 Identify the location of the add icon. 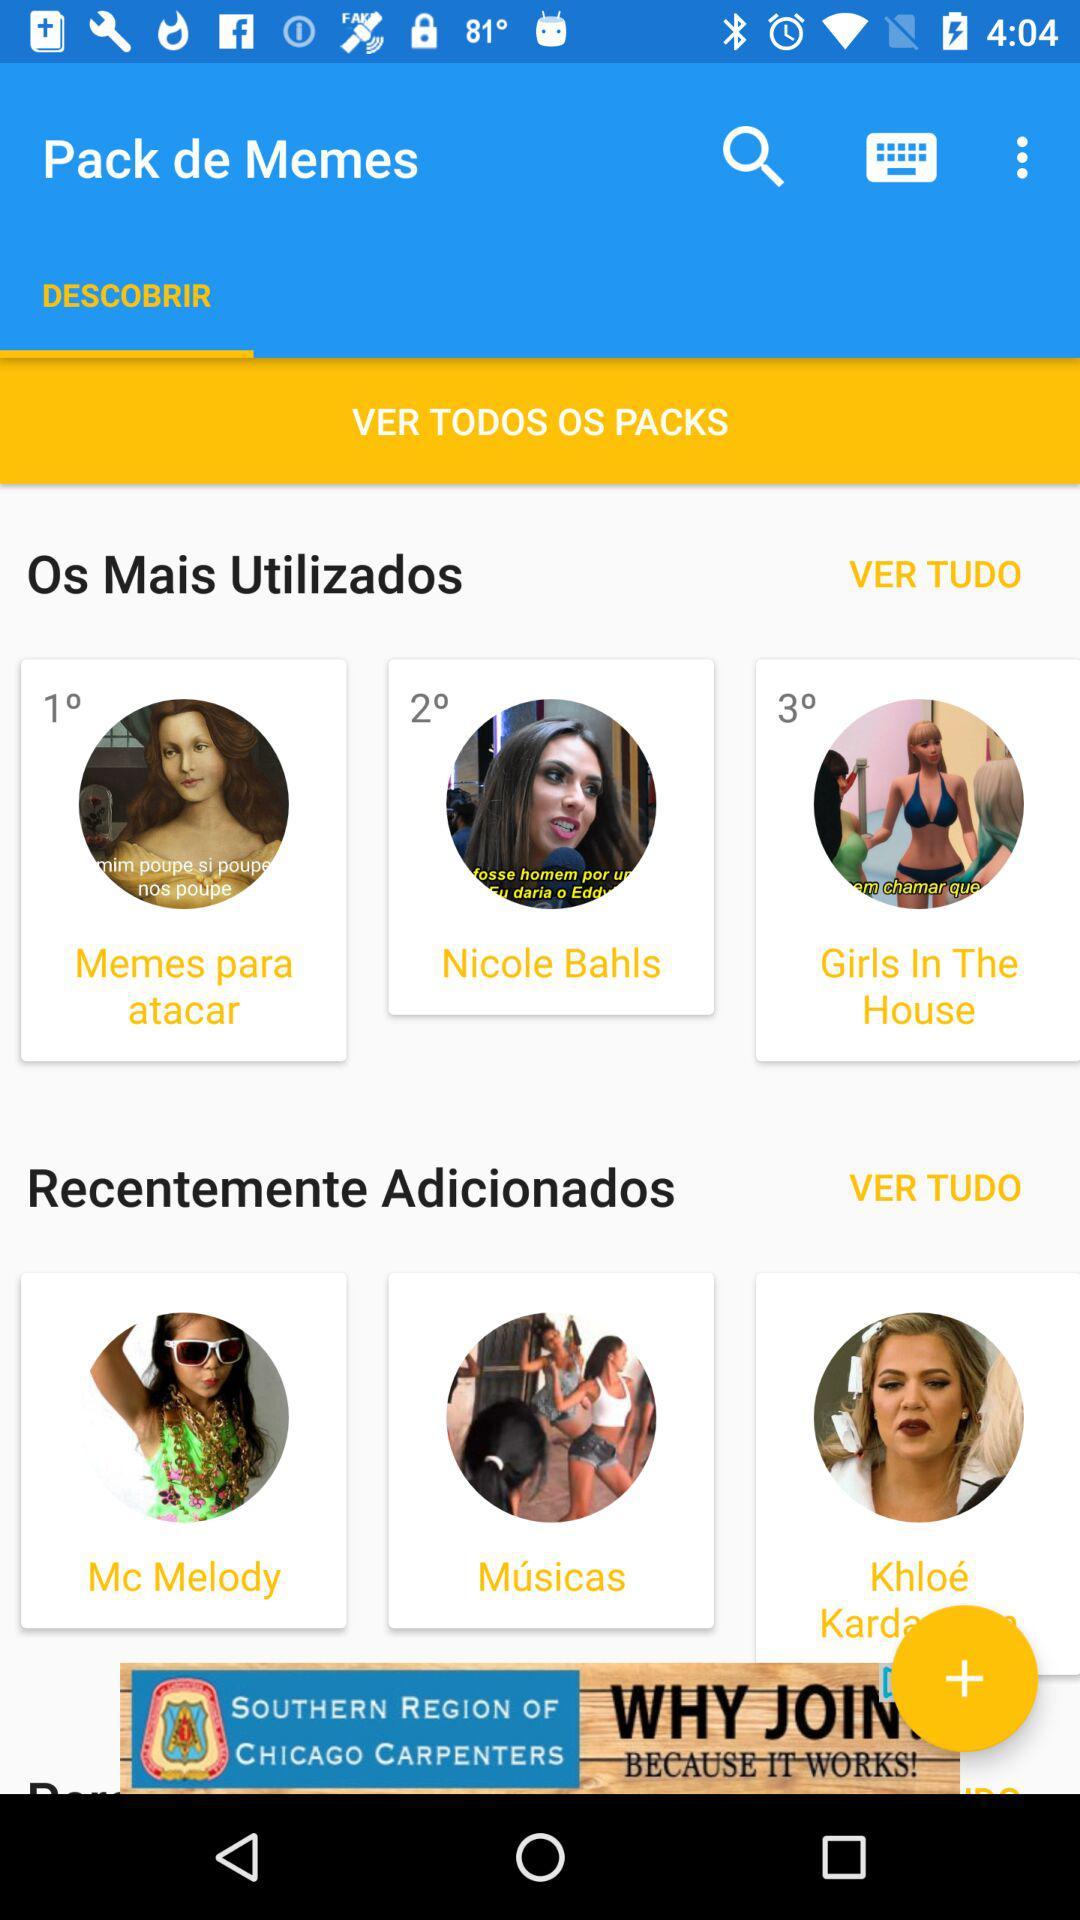
(963, 1678).